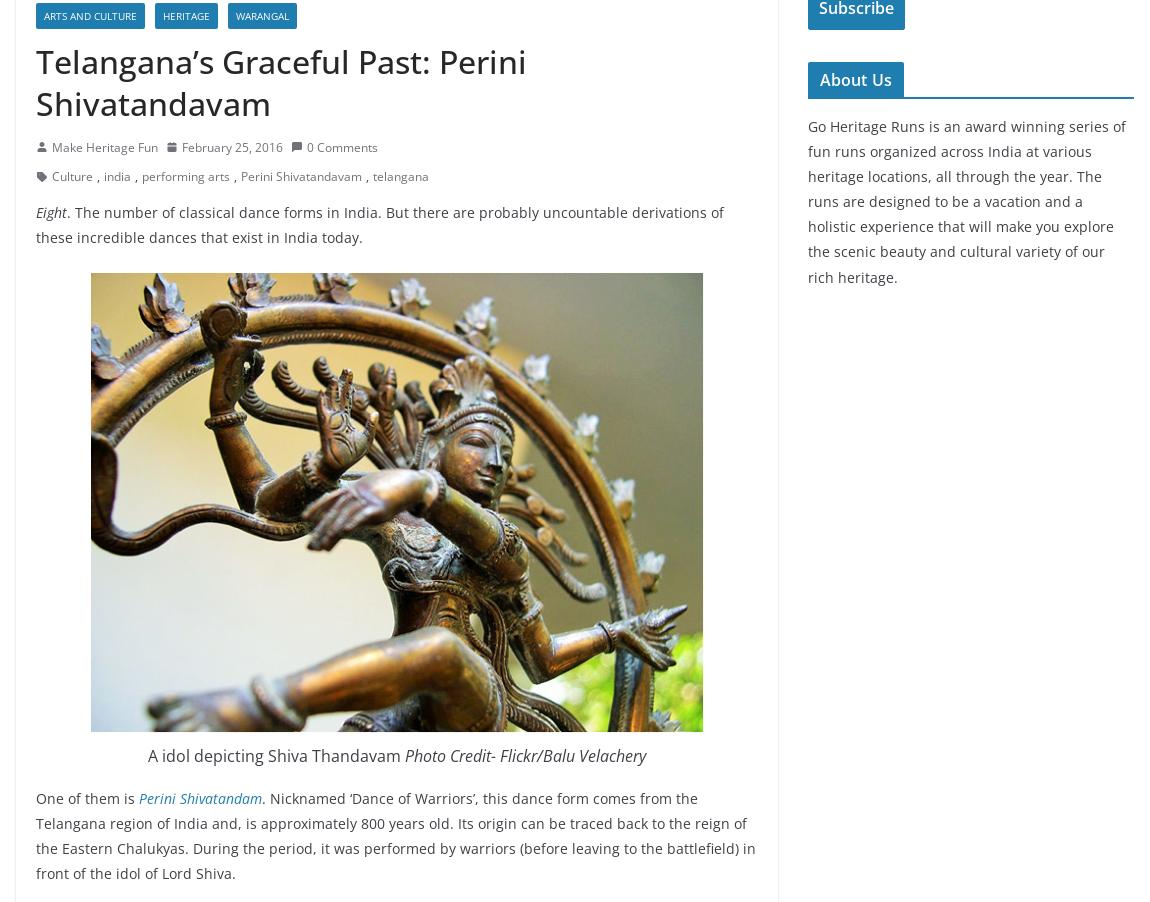 This screenshot has height=902, width=1150. What do you see at coordinates (379, 222) in the screenshot?
I see `'. The number of classical dance forms in India. But there are probably uncountable derivations of these incredible dances that exist in India today.'` at bounding box center [379, 222].